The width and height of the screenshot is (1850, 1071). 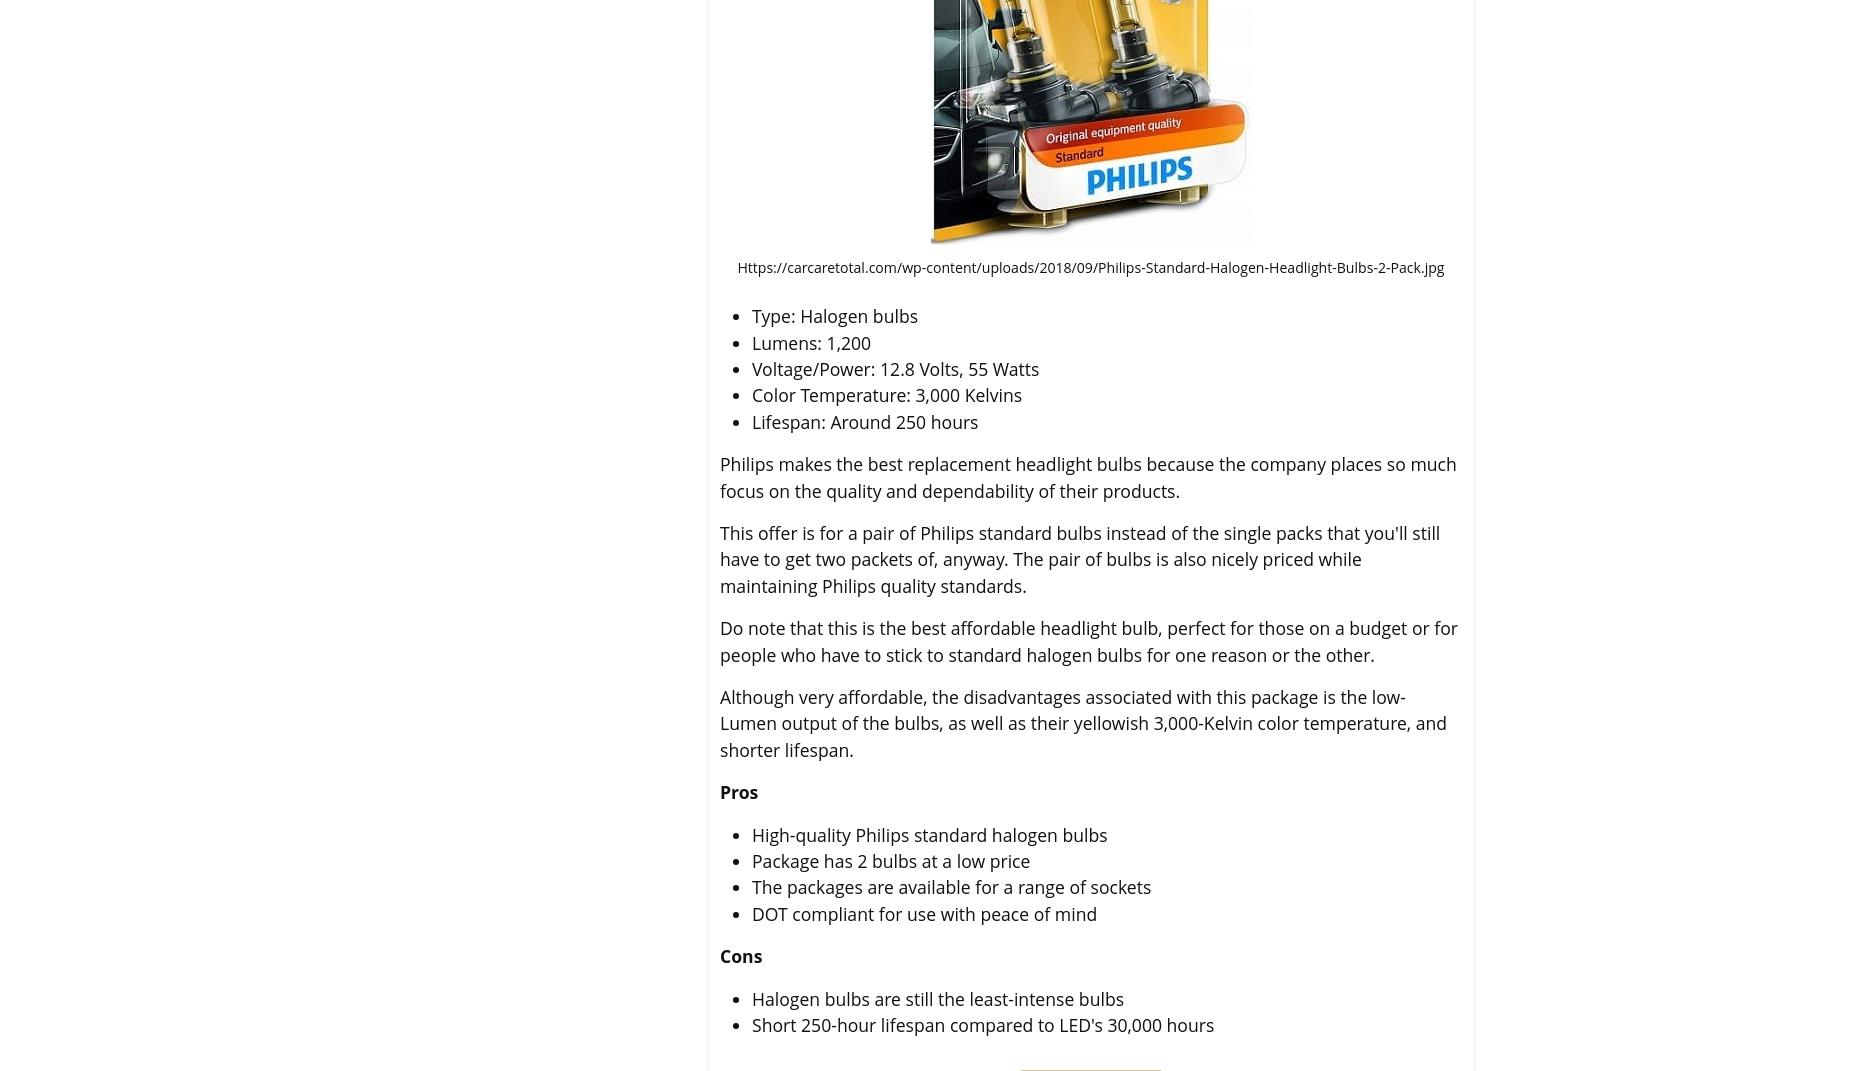 What do you see at coordinates (835, 315) in the screenshot?
I see `'Type: Halogen bulbs'` at bounding box center [835, 315].